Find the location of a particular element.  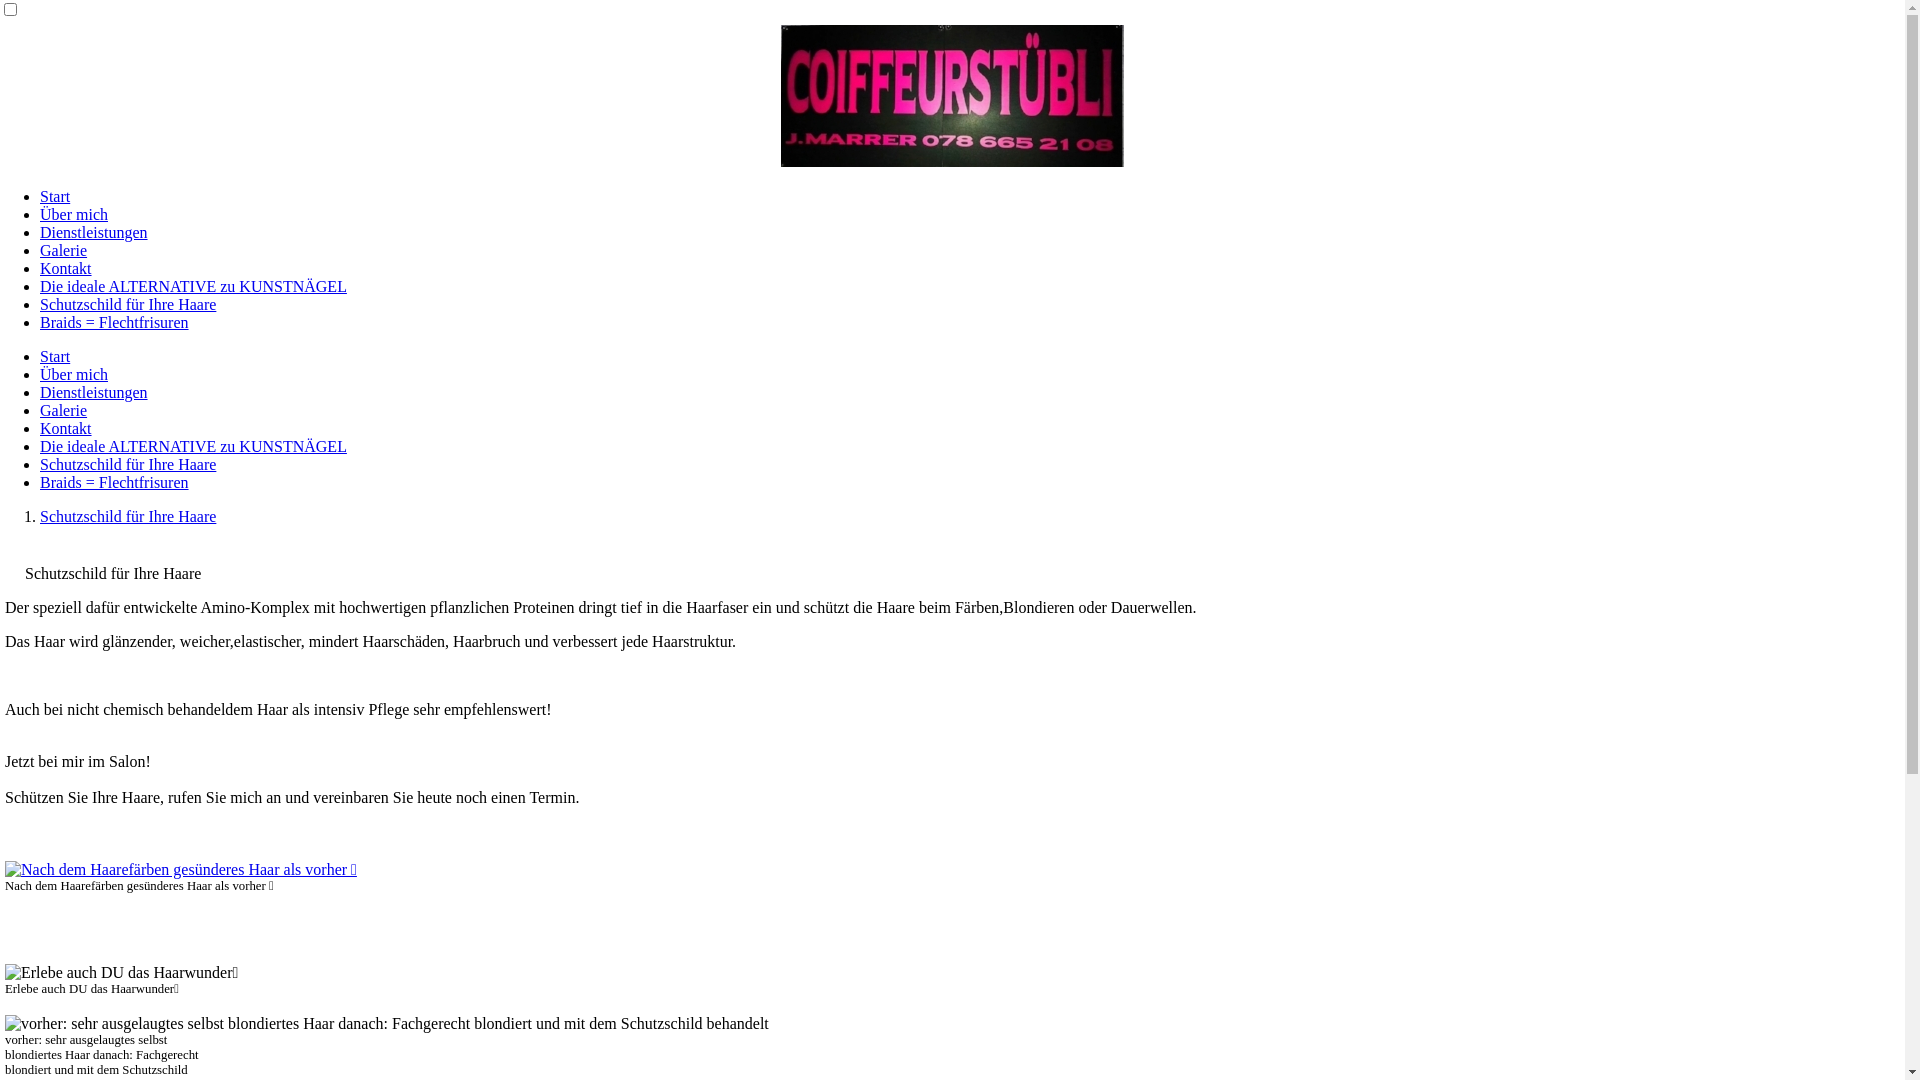

'Start' is located at coordinates (39, 196).